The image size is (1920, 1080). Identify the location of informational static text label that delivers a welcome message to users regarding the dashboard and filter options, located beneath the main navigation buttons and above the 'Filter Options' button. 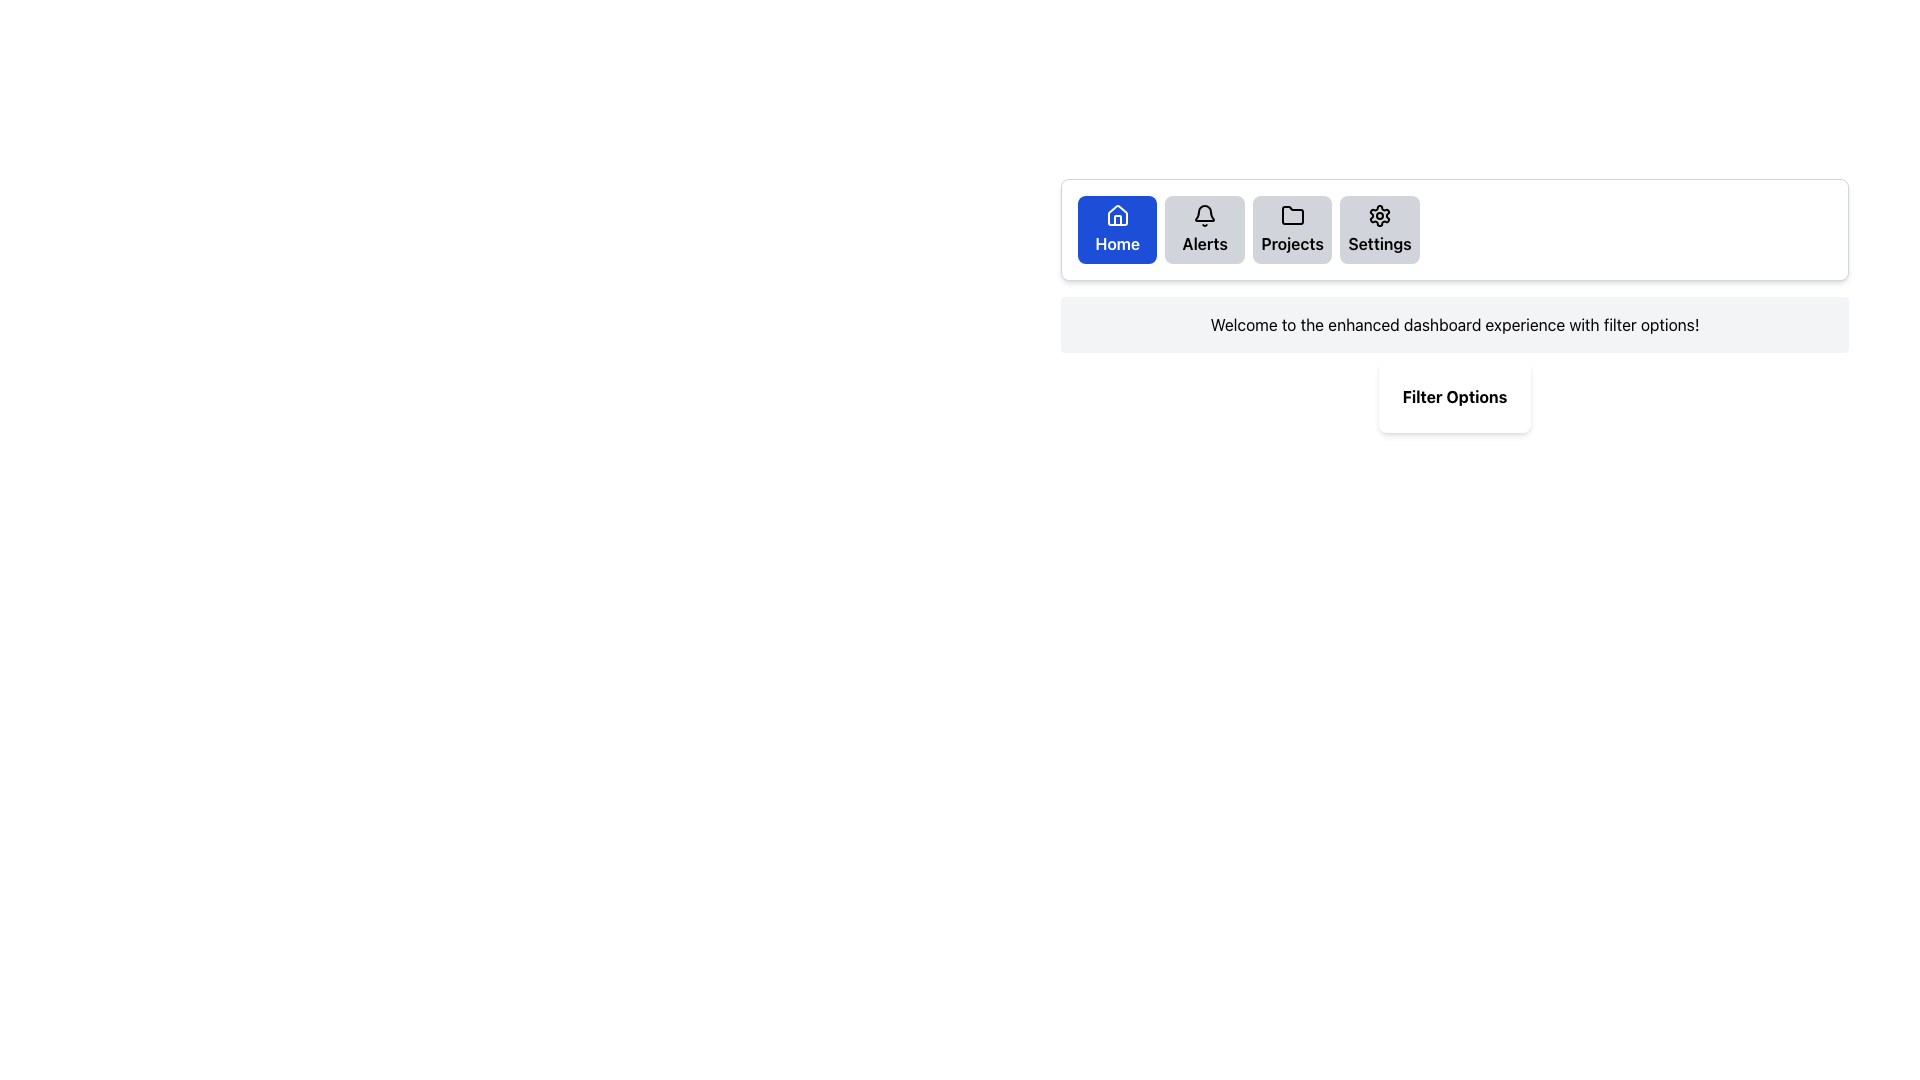
(1454, 323).